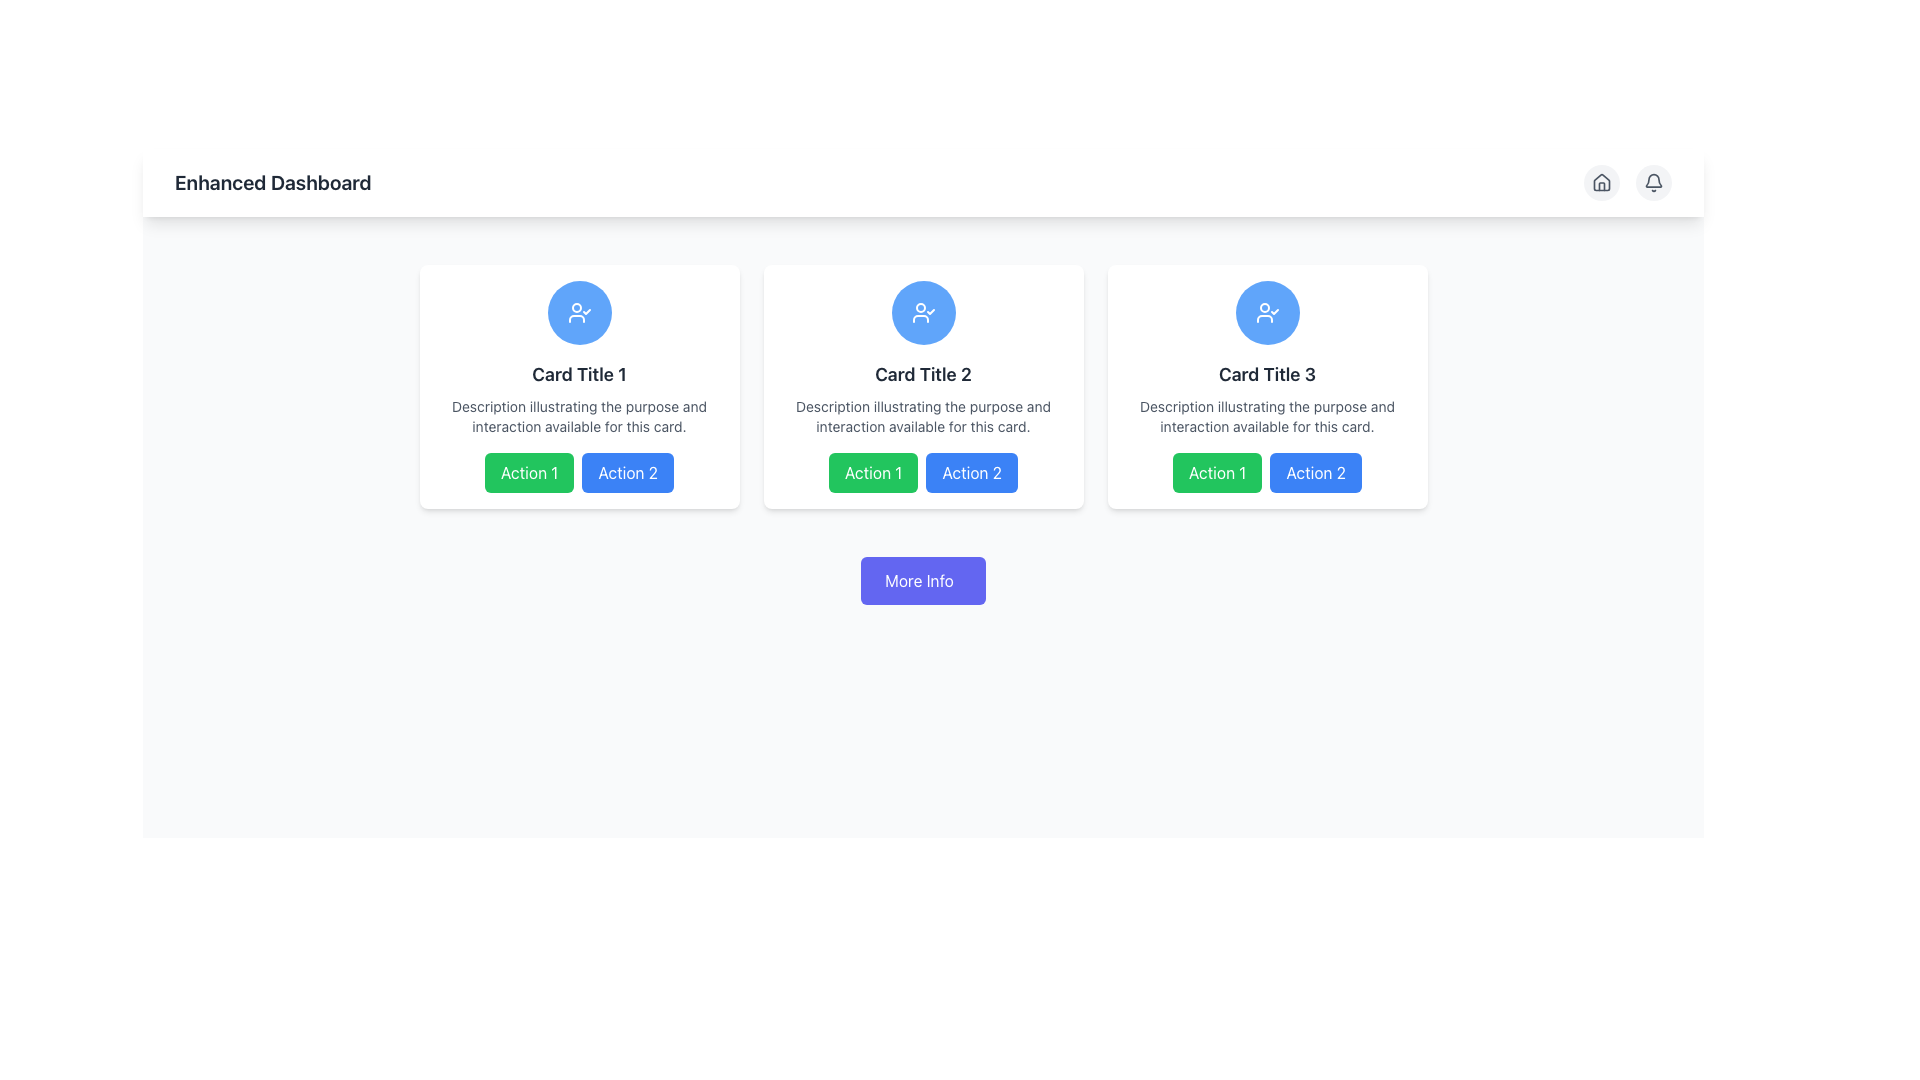 This screenshot has width=1920, height=1080. What do you see at coordinates (922, 312) in the screenshot?
I see `the circular blue button with a white approval icon, located in the card titled 'Card Title 2'` at bounding box center [922, 312].